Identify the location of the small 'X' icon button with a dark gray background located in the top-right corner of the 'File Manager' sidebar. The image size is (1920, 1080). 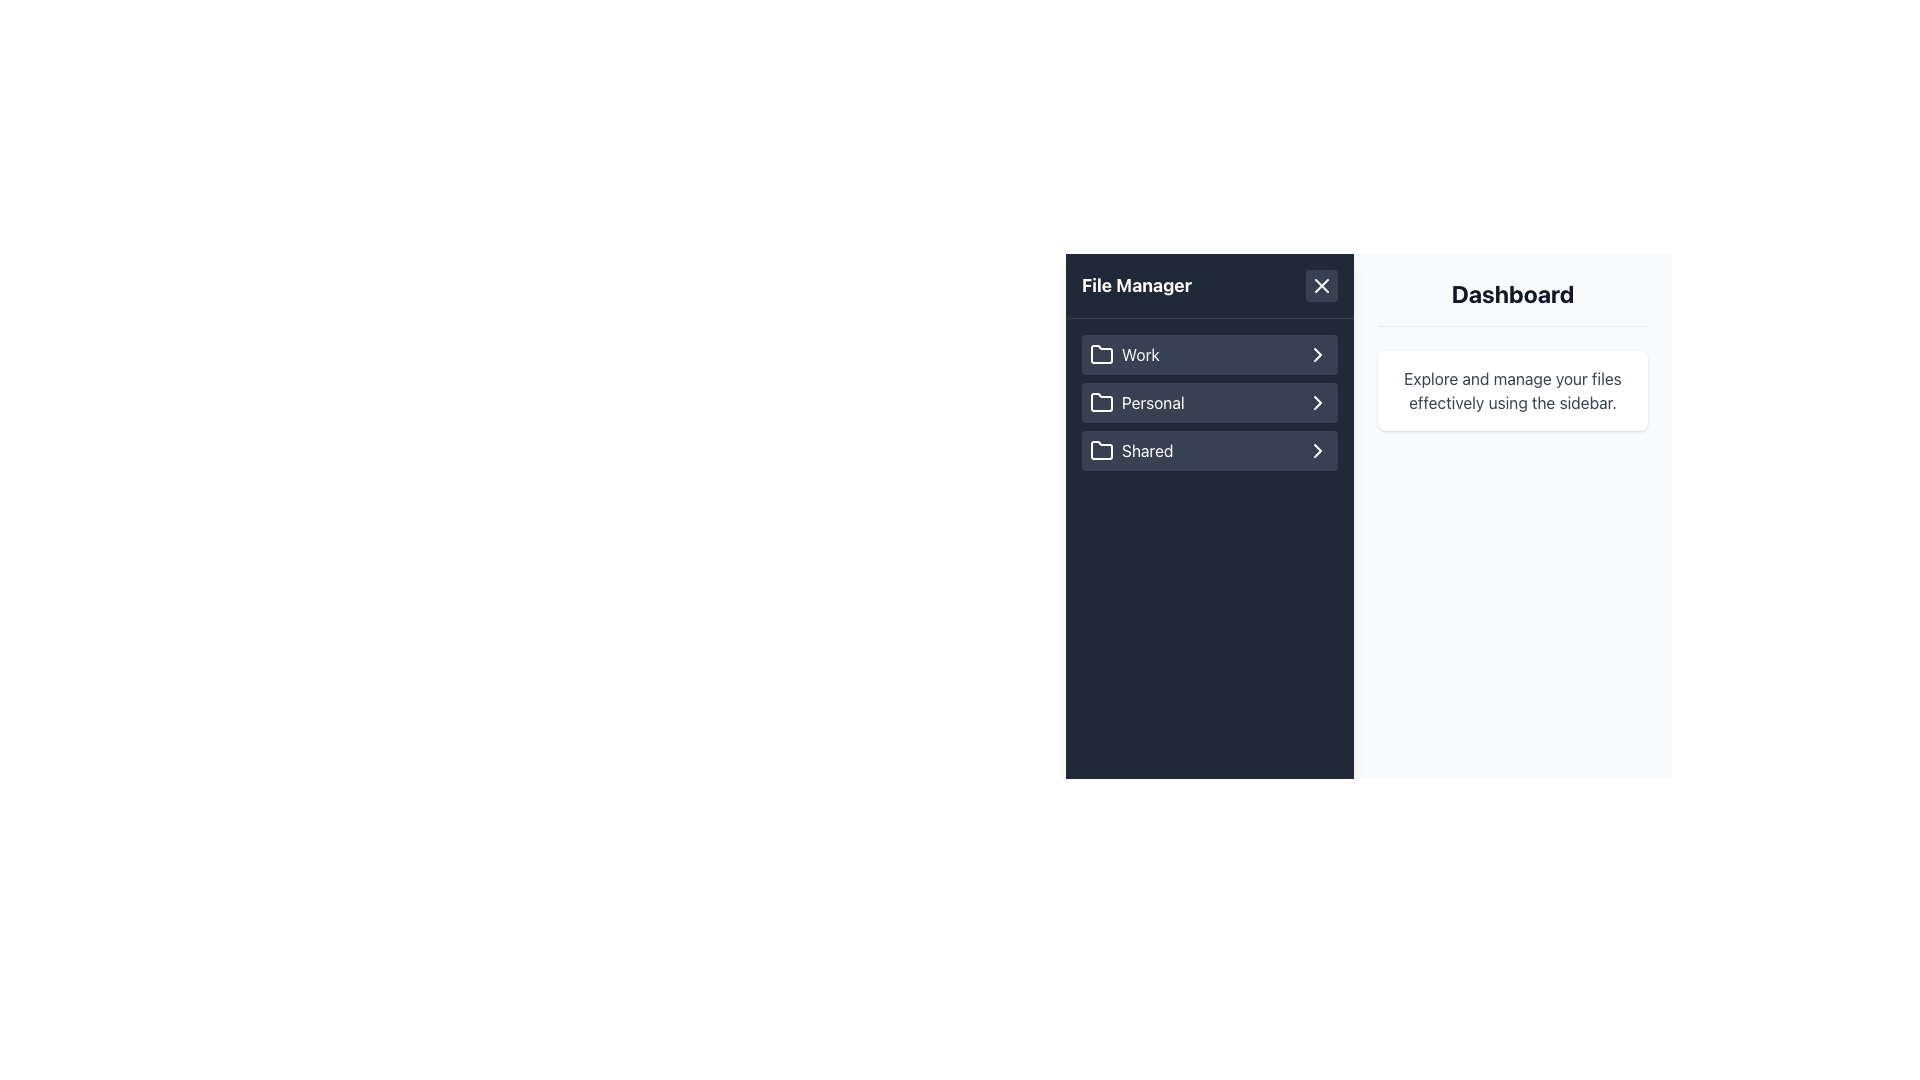
(1321, 285).